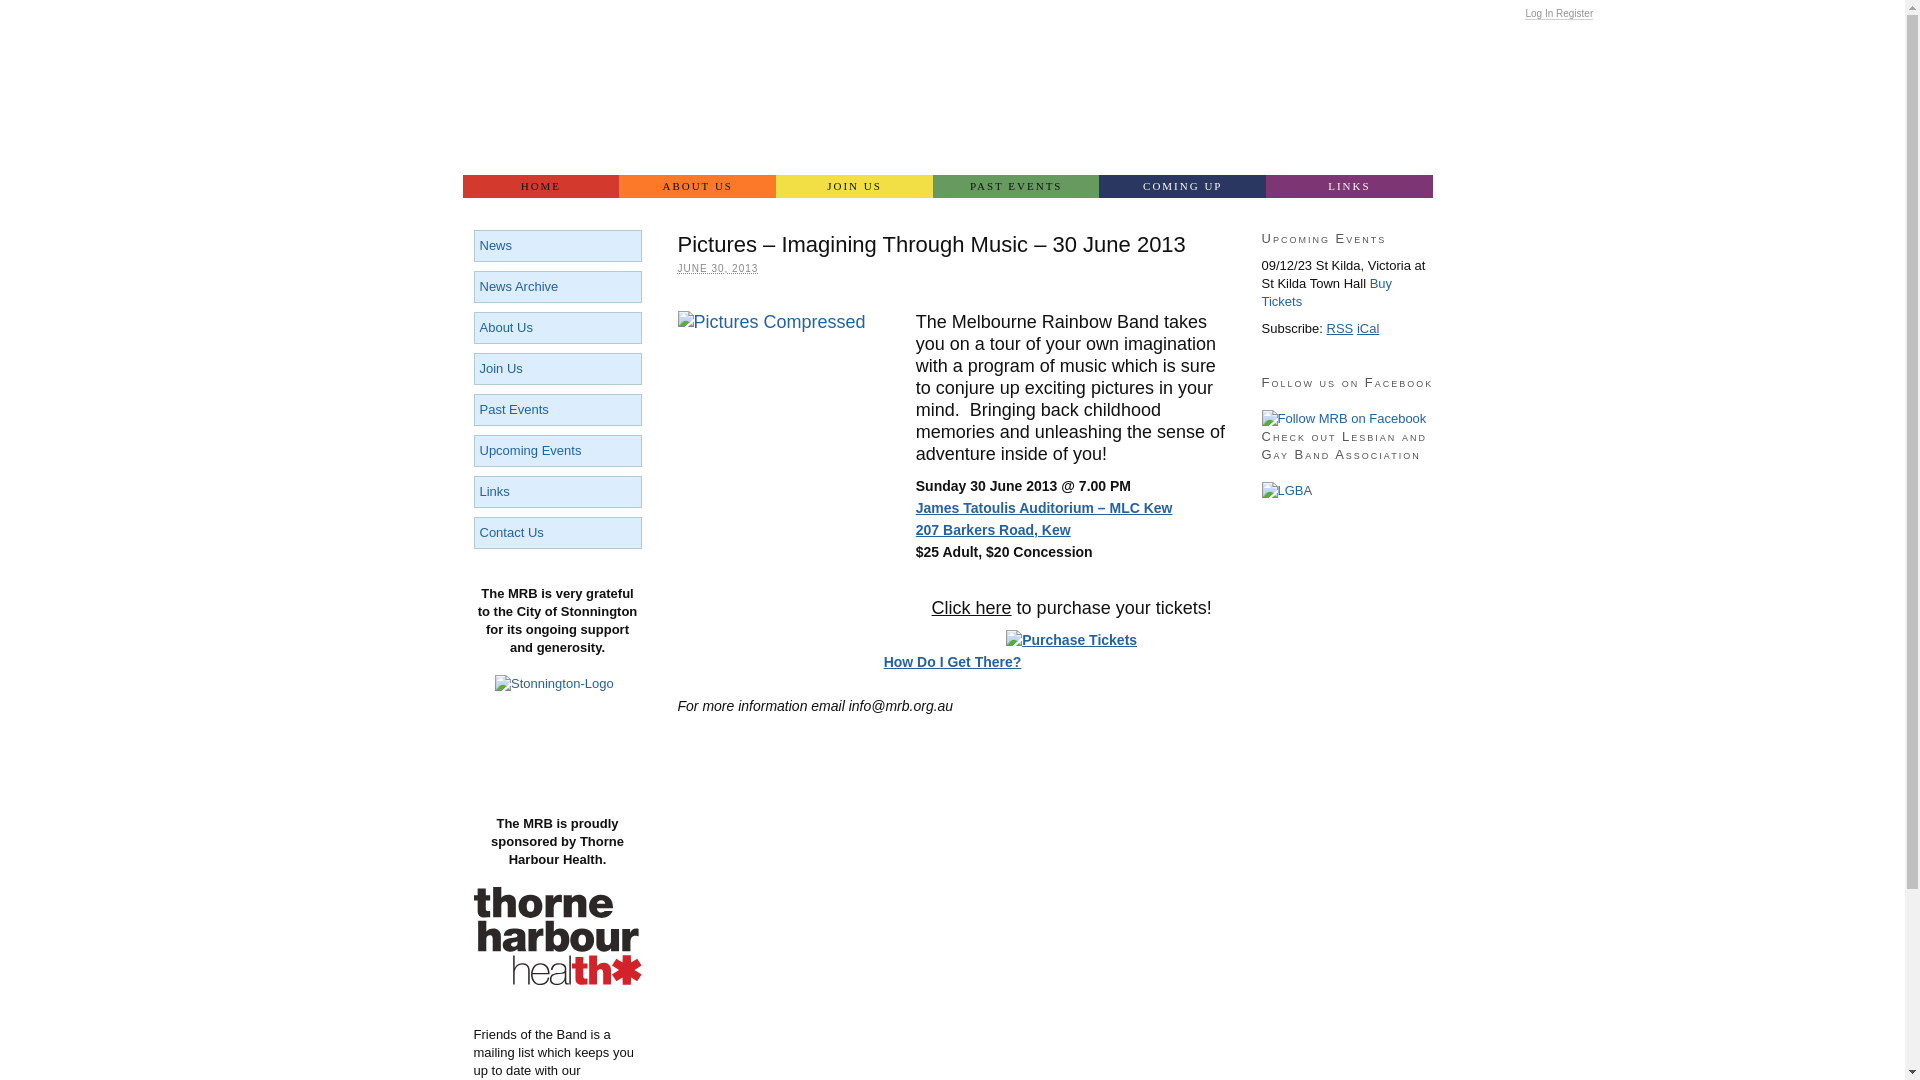 The width and height of the screenshot is (1920, 1080). I want to click on 'About Us', so click(506, 326).